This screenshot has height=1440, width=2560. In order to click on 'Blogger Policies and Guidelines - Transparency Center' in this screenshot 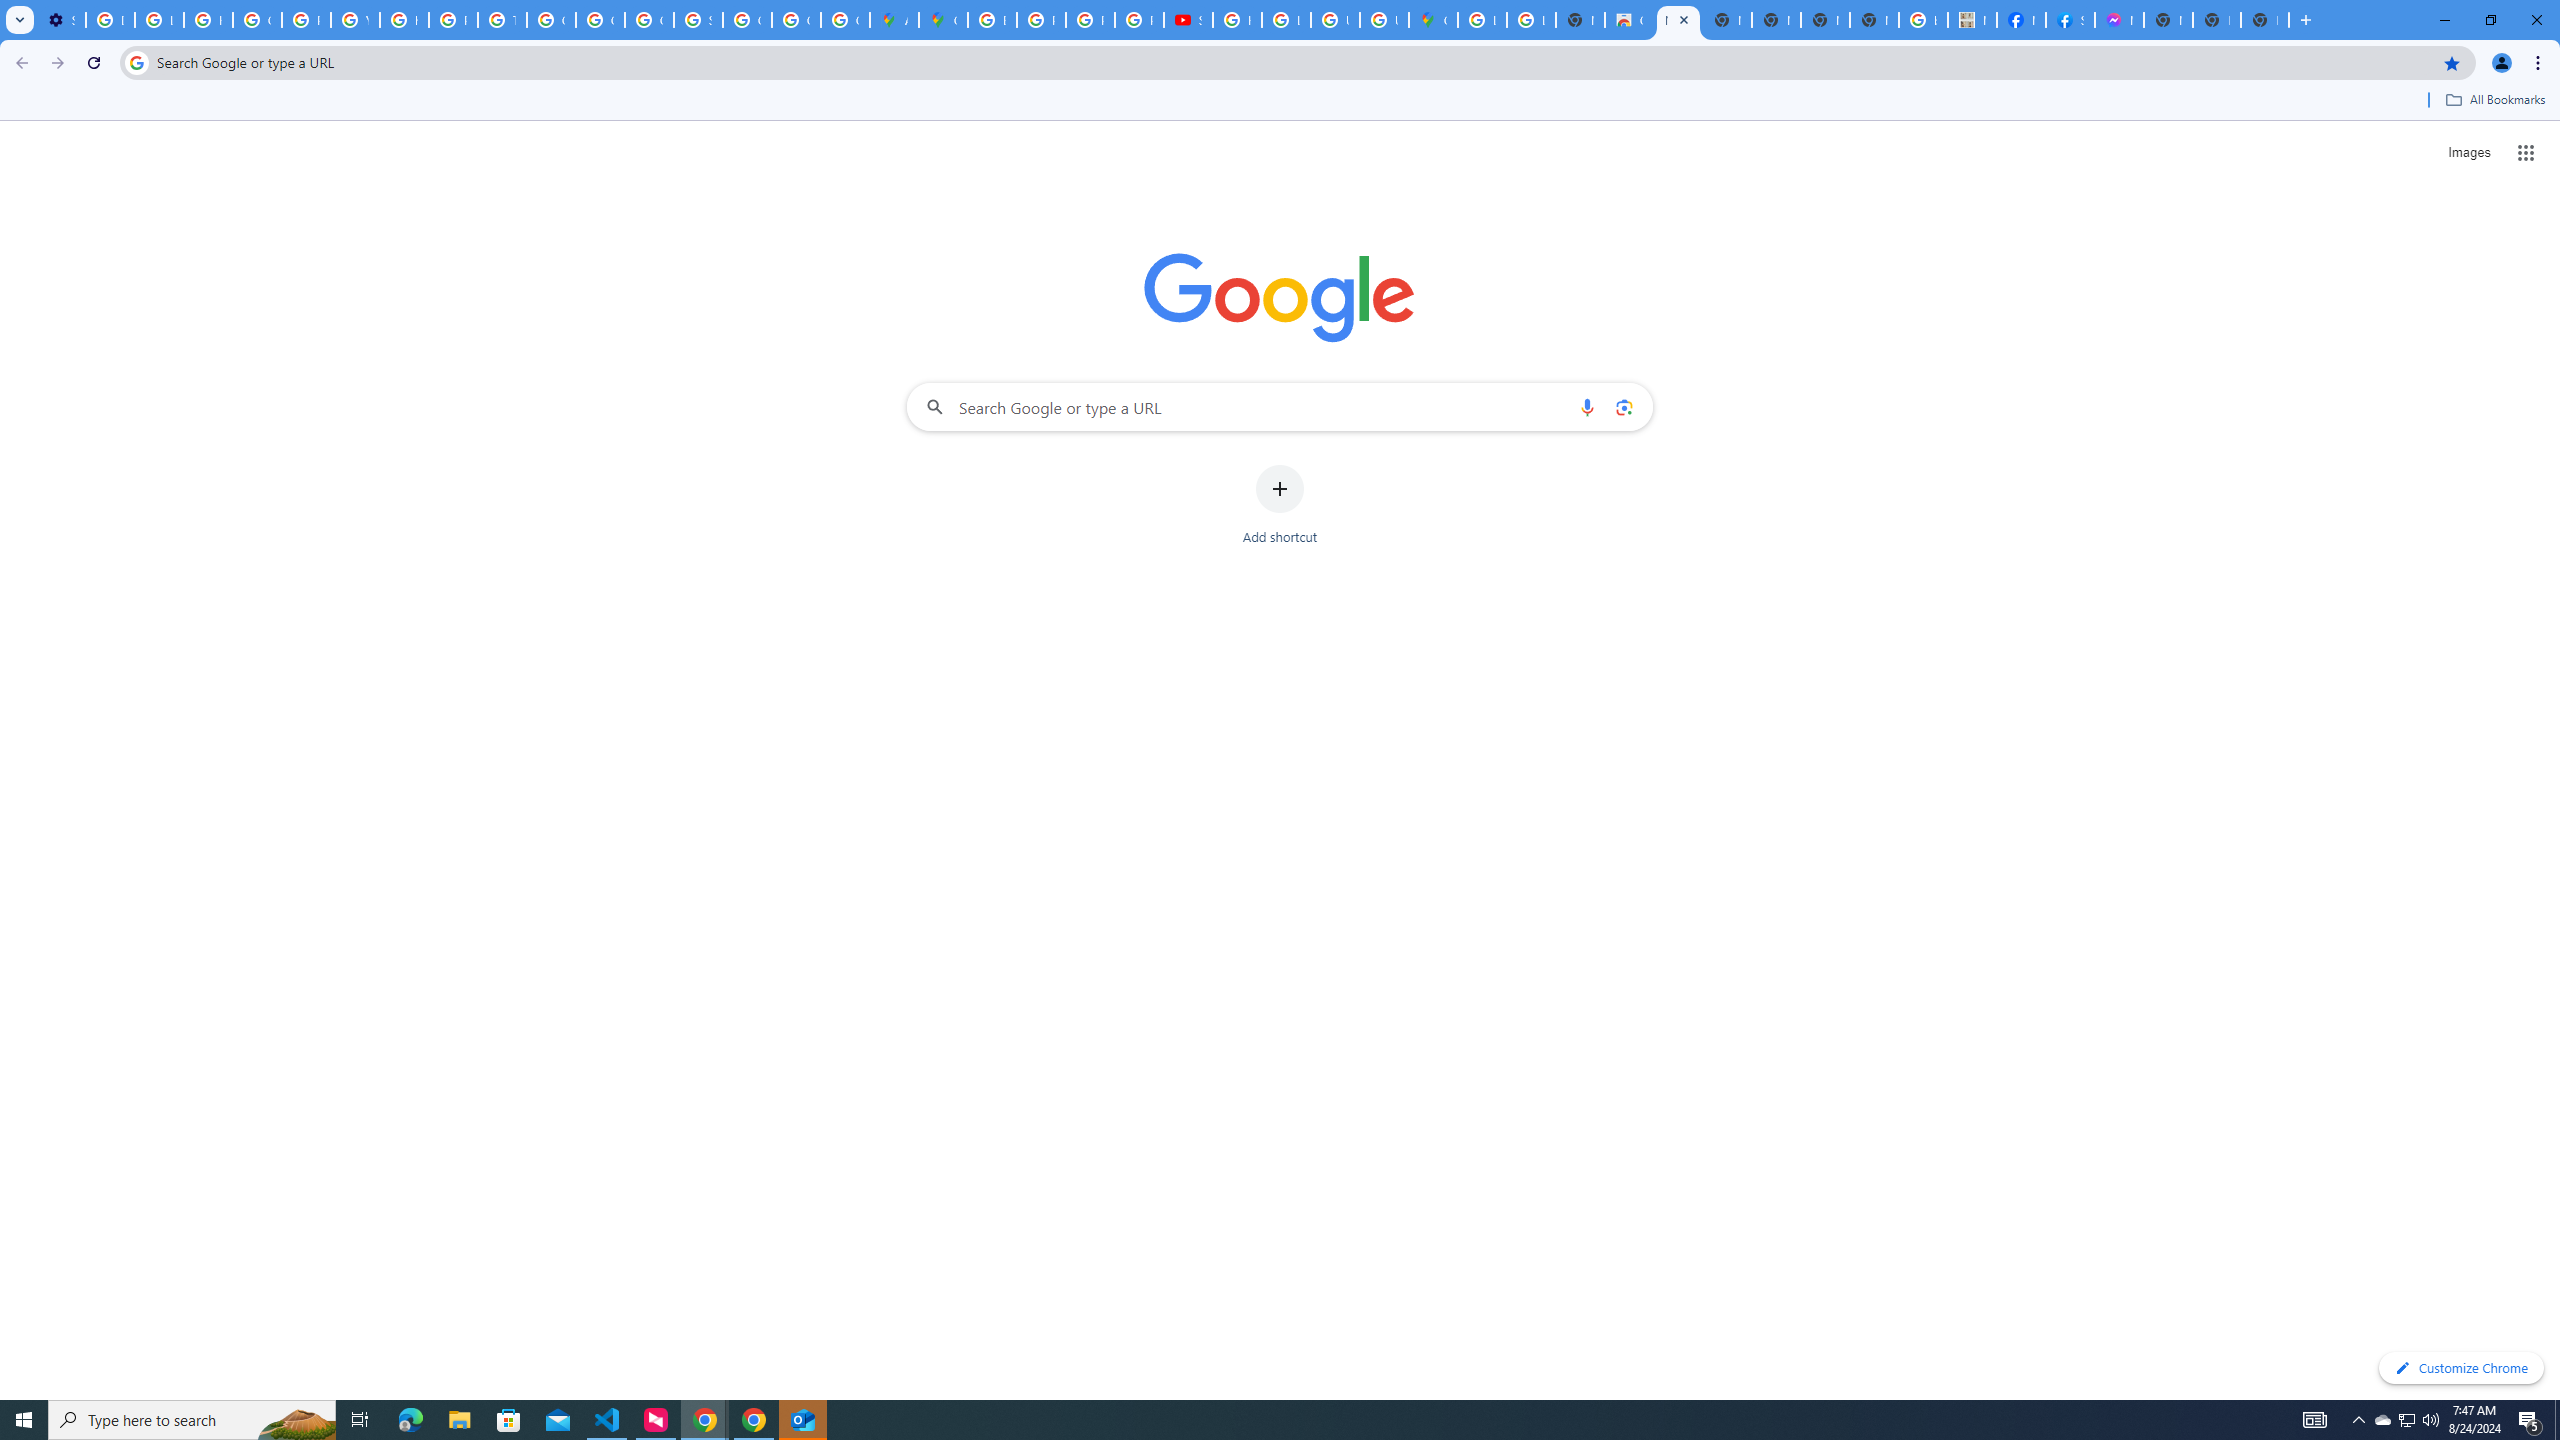, I will do `click(992, 19)`.